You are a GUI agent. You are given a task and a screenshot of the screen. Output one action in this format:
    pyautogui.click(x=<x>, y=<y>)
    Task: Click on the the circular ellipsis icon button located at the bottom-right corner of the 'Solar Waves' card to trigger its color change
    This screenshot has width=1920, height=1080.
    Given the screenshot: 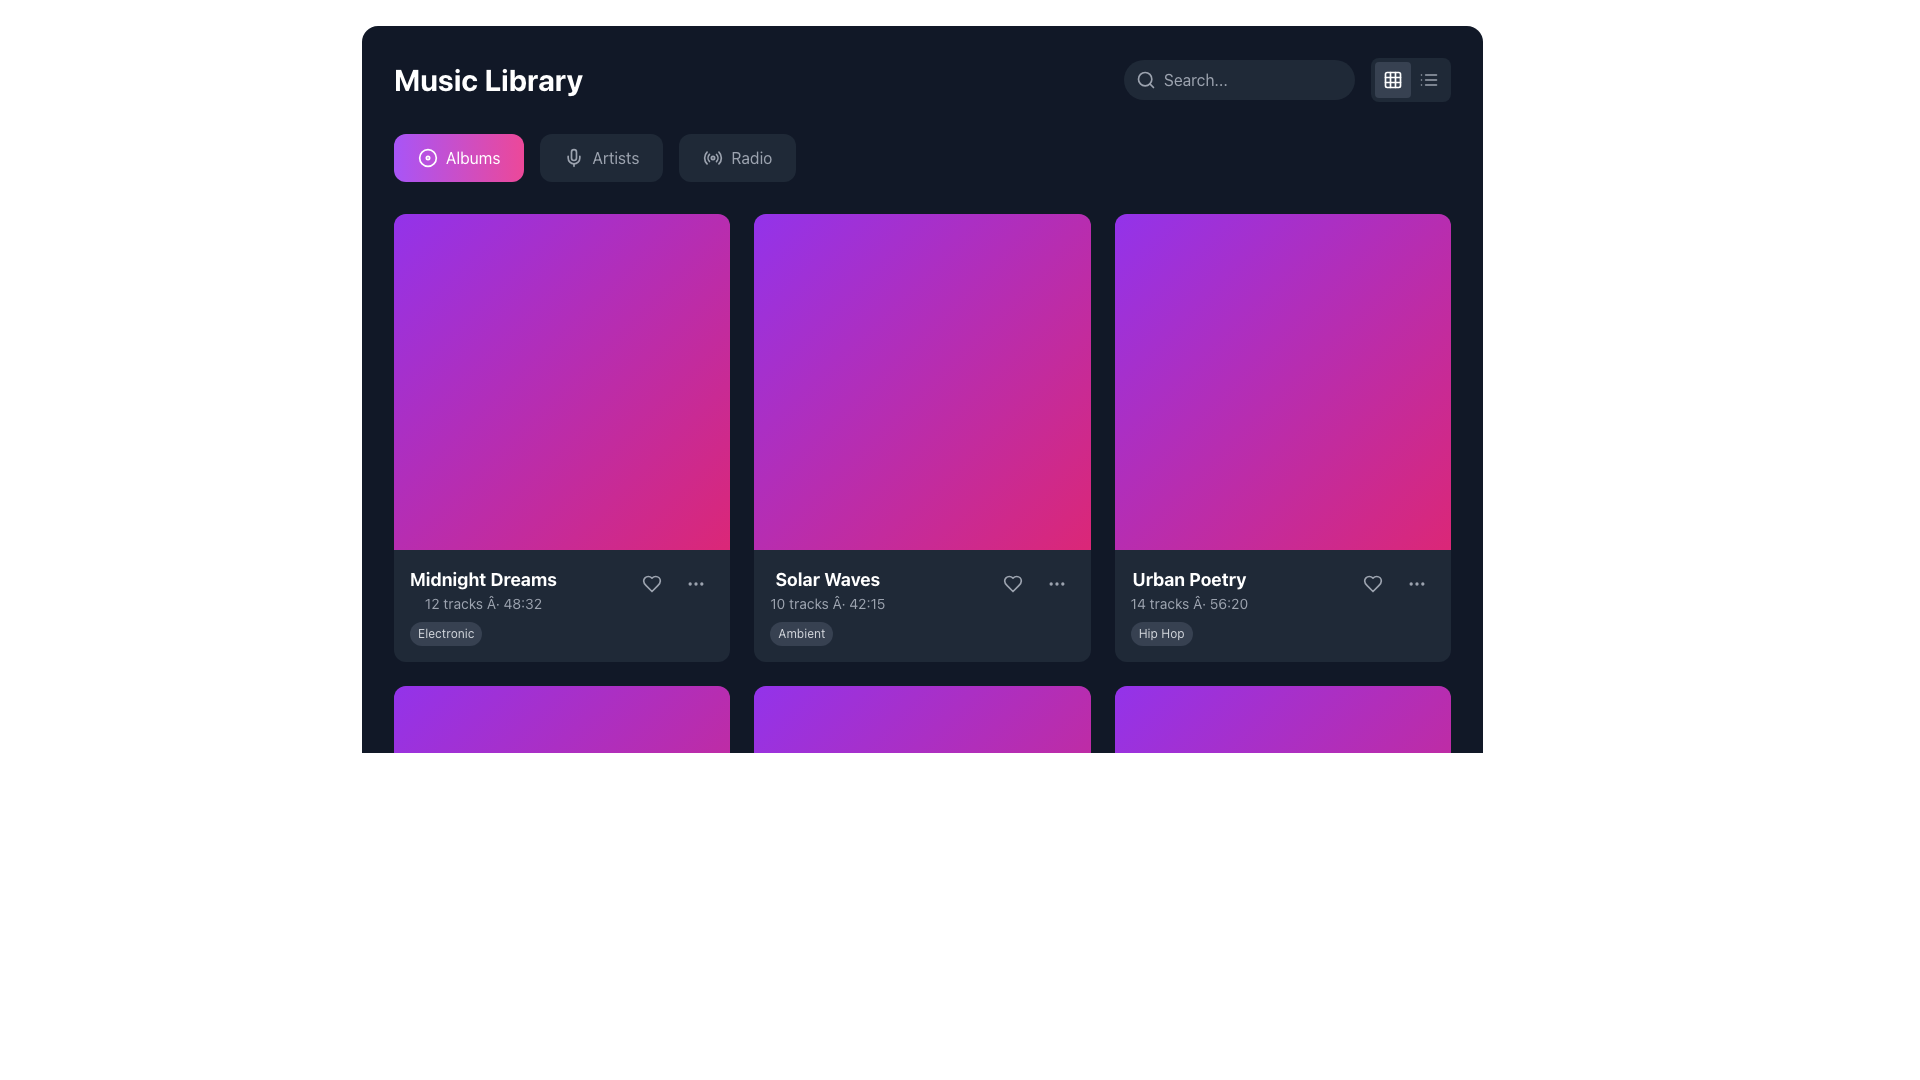 What is the action you would take?
    pyautogui.click(x=1055, y=584)
    